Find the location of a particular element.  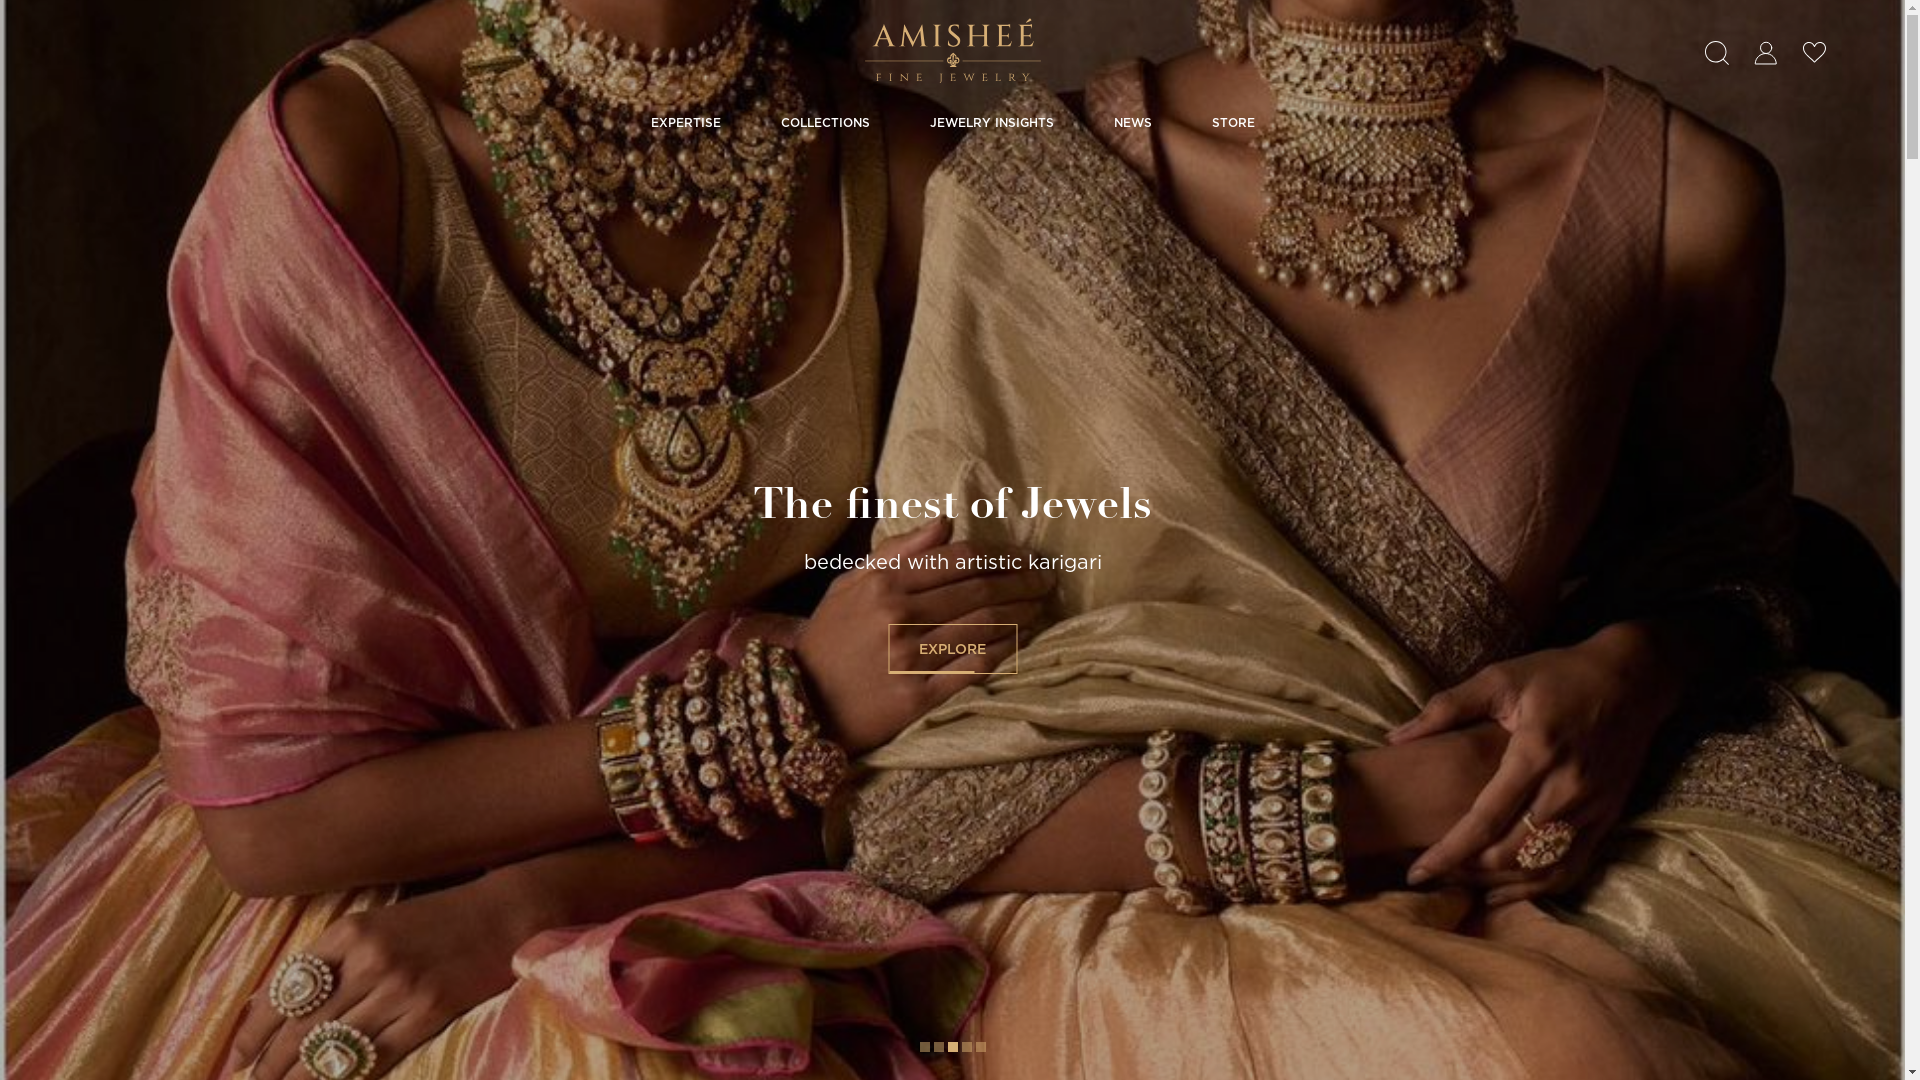

'NEWS' is located at coordinates (1112, 122).